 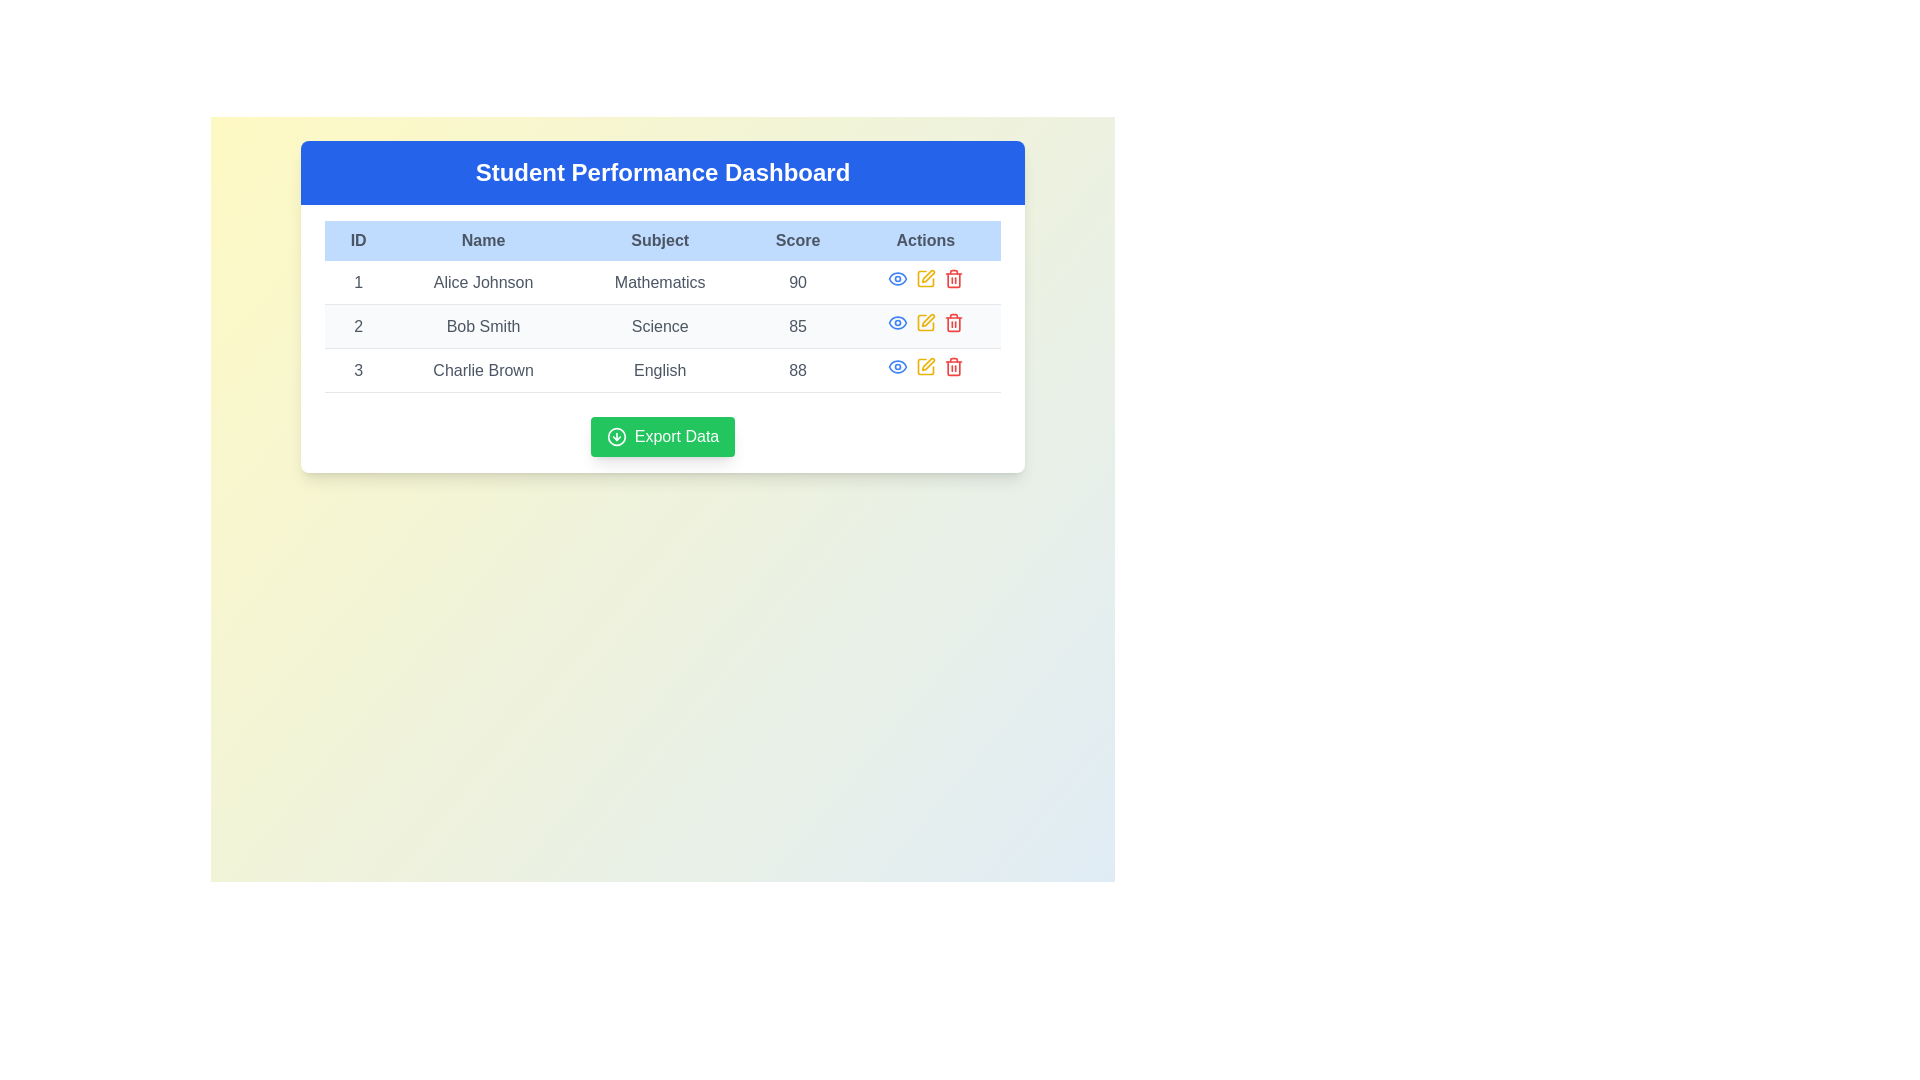 I want to click on the first row of the table containing ID '1', name 'Alice Johnson', subject 'Mathematics', and score '90', so click(x=662, y=281).